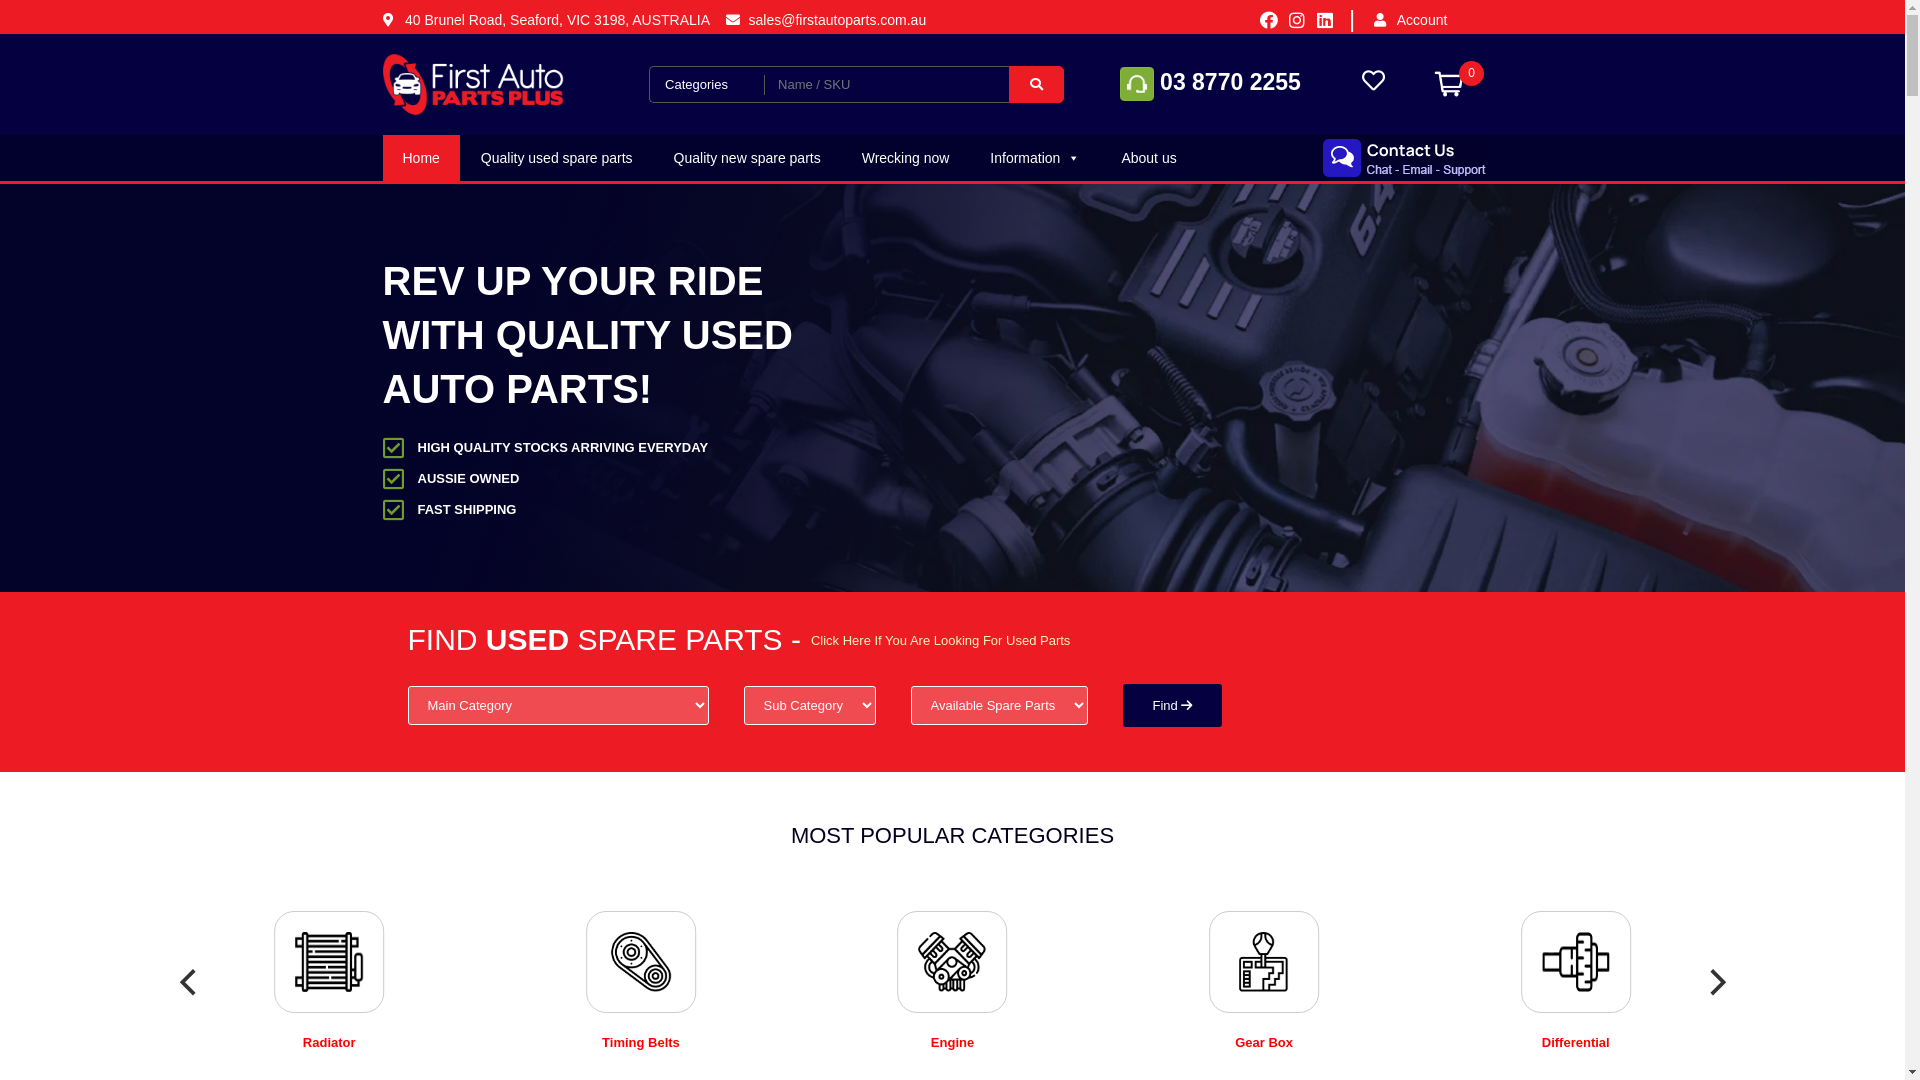 Image resolution: width=1920 pixels, height=1080 pixels. Describe the element at coordinates (811, 640) in the screenshot. I see `'Click Here If You Are Looking For Used Parts'` at that location.